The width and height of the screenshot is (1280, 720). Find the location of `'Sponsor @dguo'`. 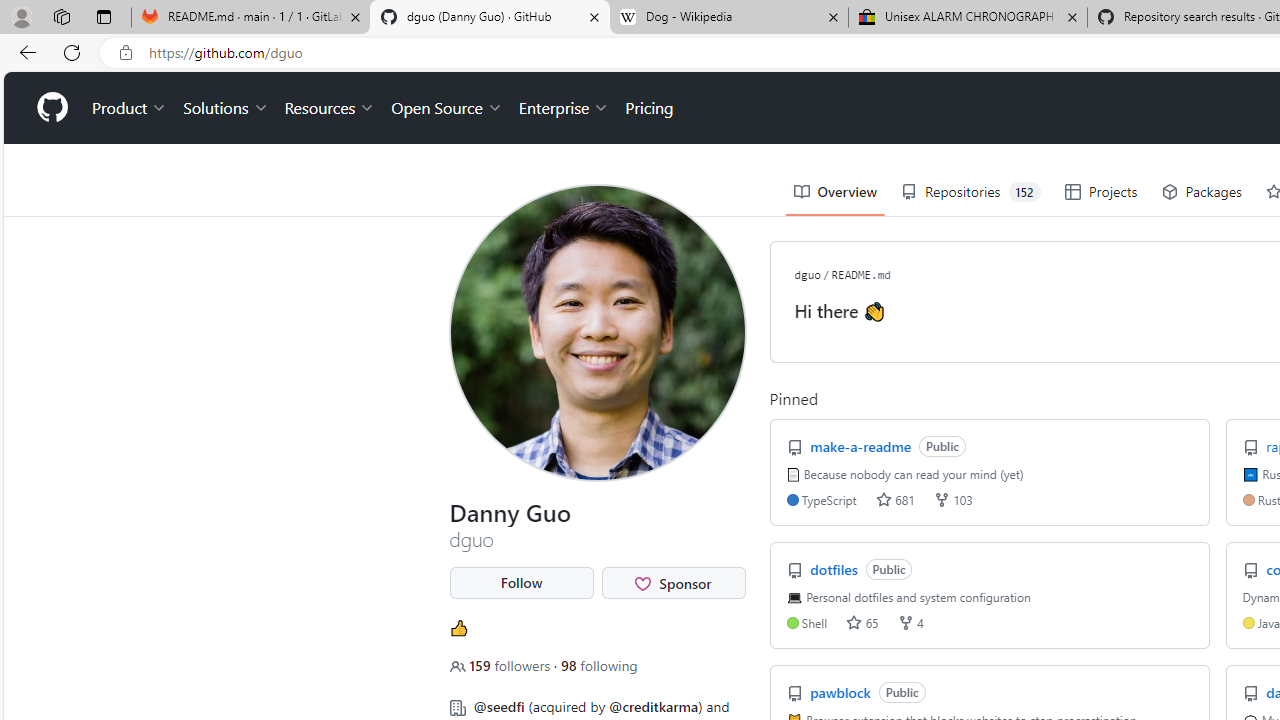

'Sponsor @dguo' is located at coordinates (673, 583).